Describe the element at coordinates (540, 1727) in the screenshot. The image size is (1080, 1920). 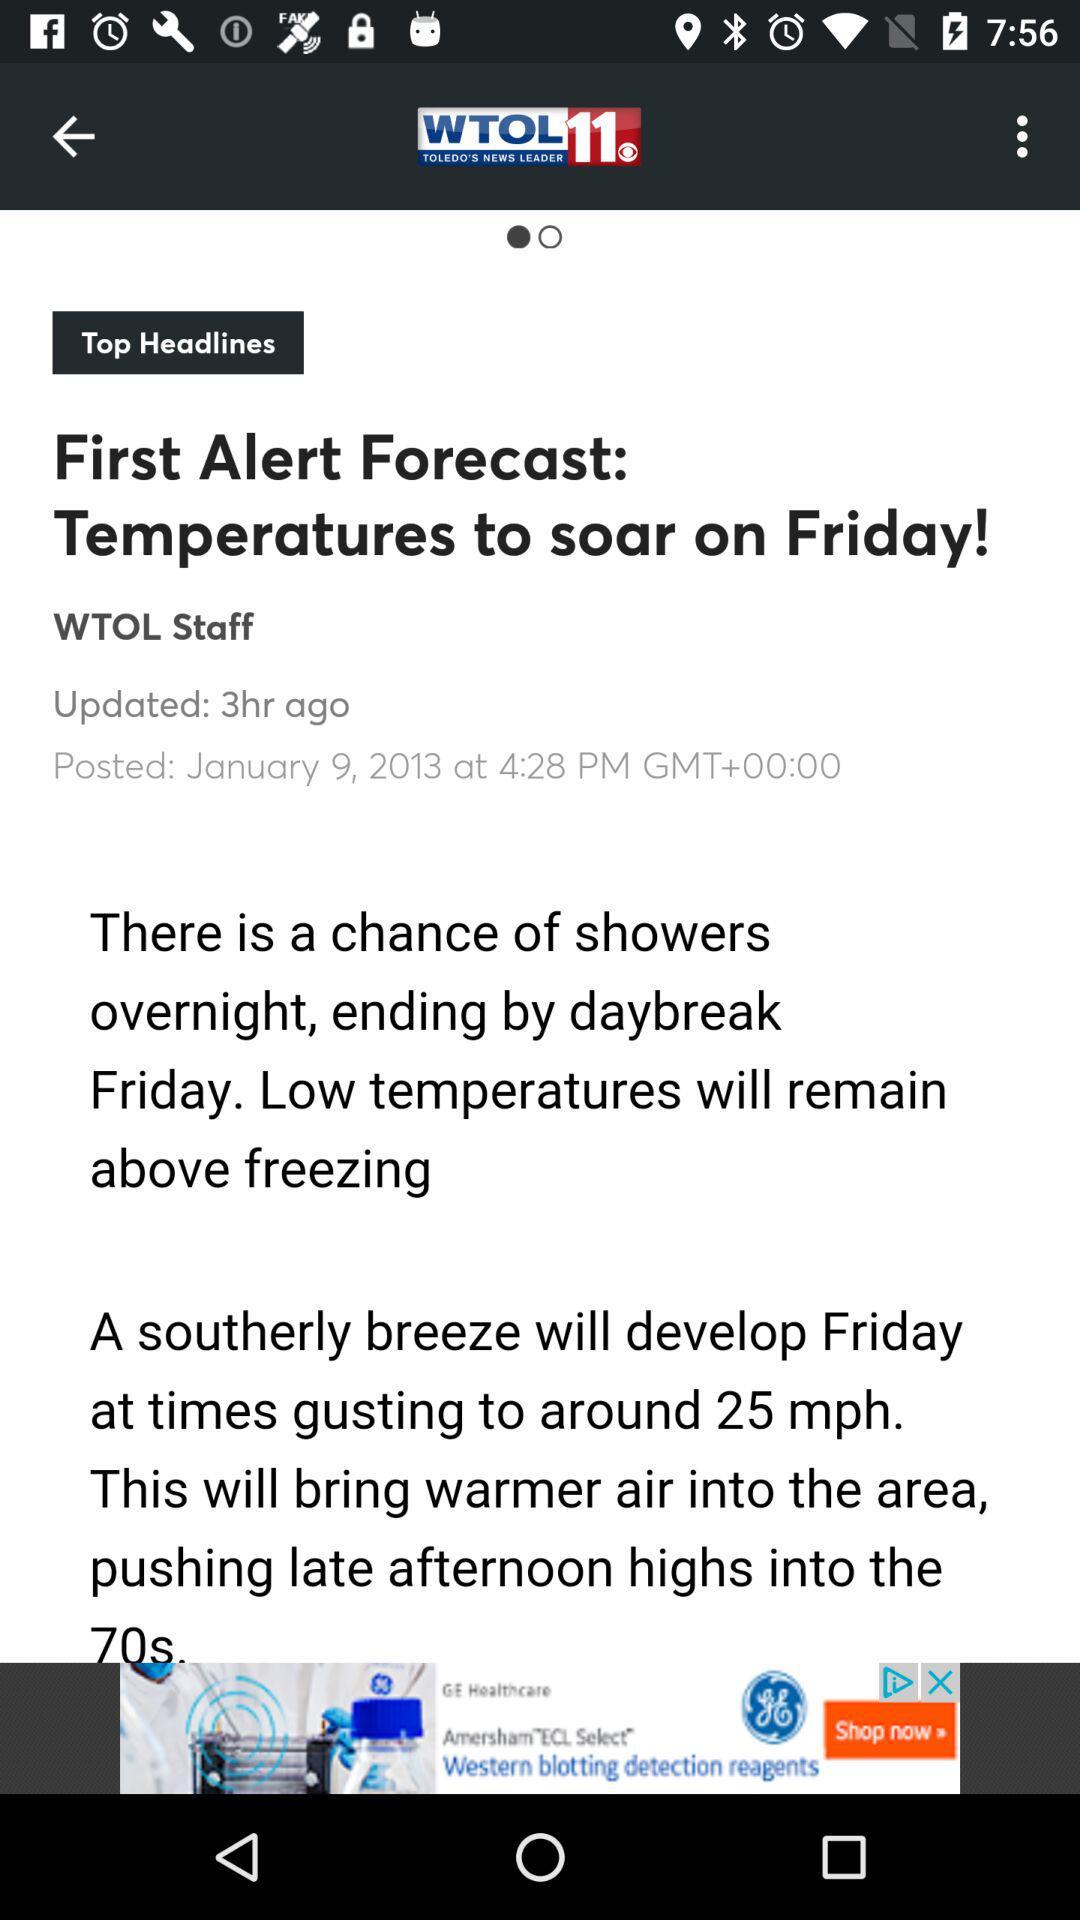
I see `advertisement page` at that location.